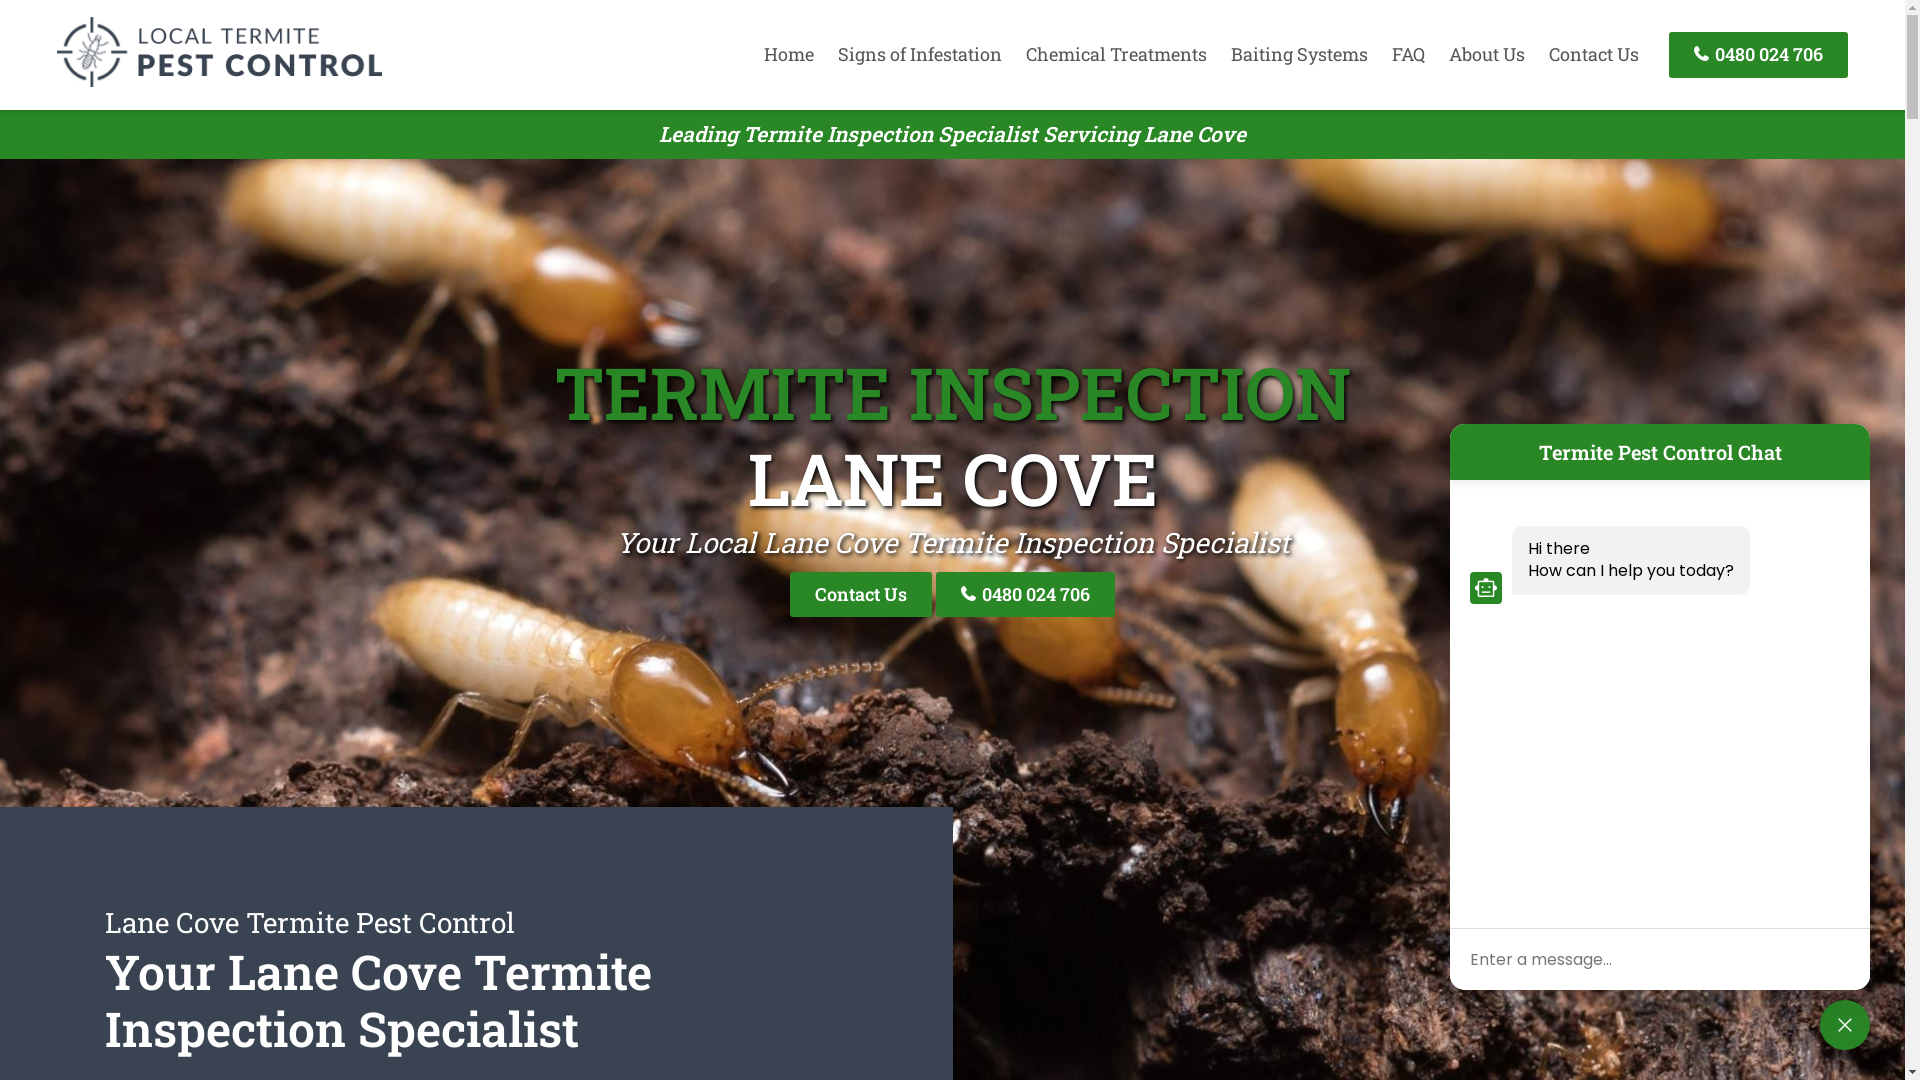 This screenshot has width=1920, height=1080. I want to click on 'Chemical Treatments', so click(1115, 53).